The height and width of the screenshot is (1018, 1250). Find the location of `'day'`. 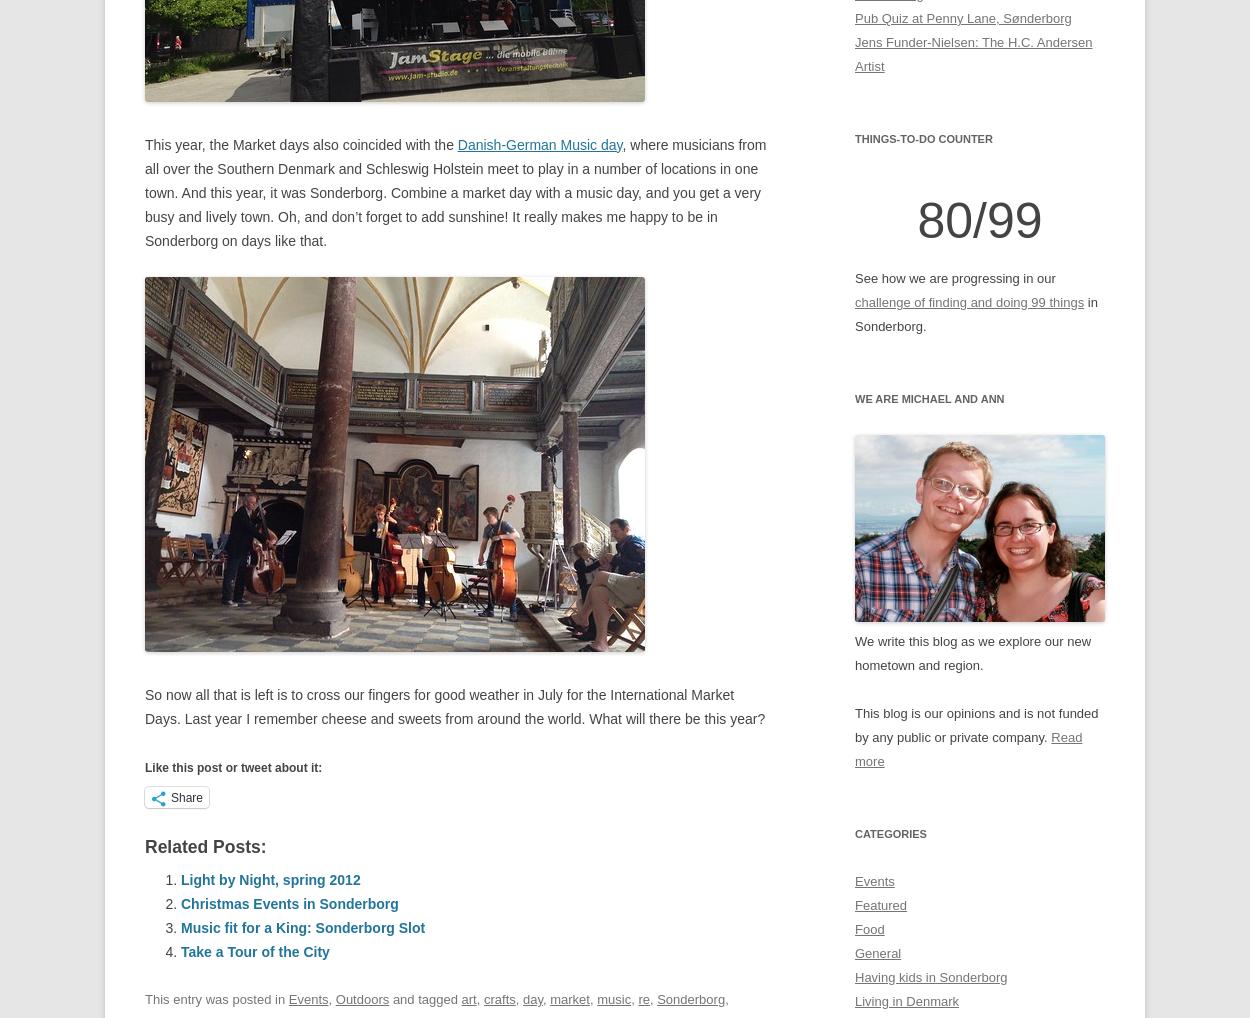

'day' is located at coordinates (523, 999).